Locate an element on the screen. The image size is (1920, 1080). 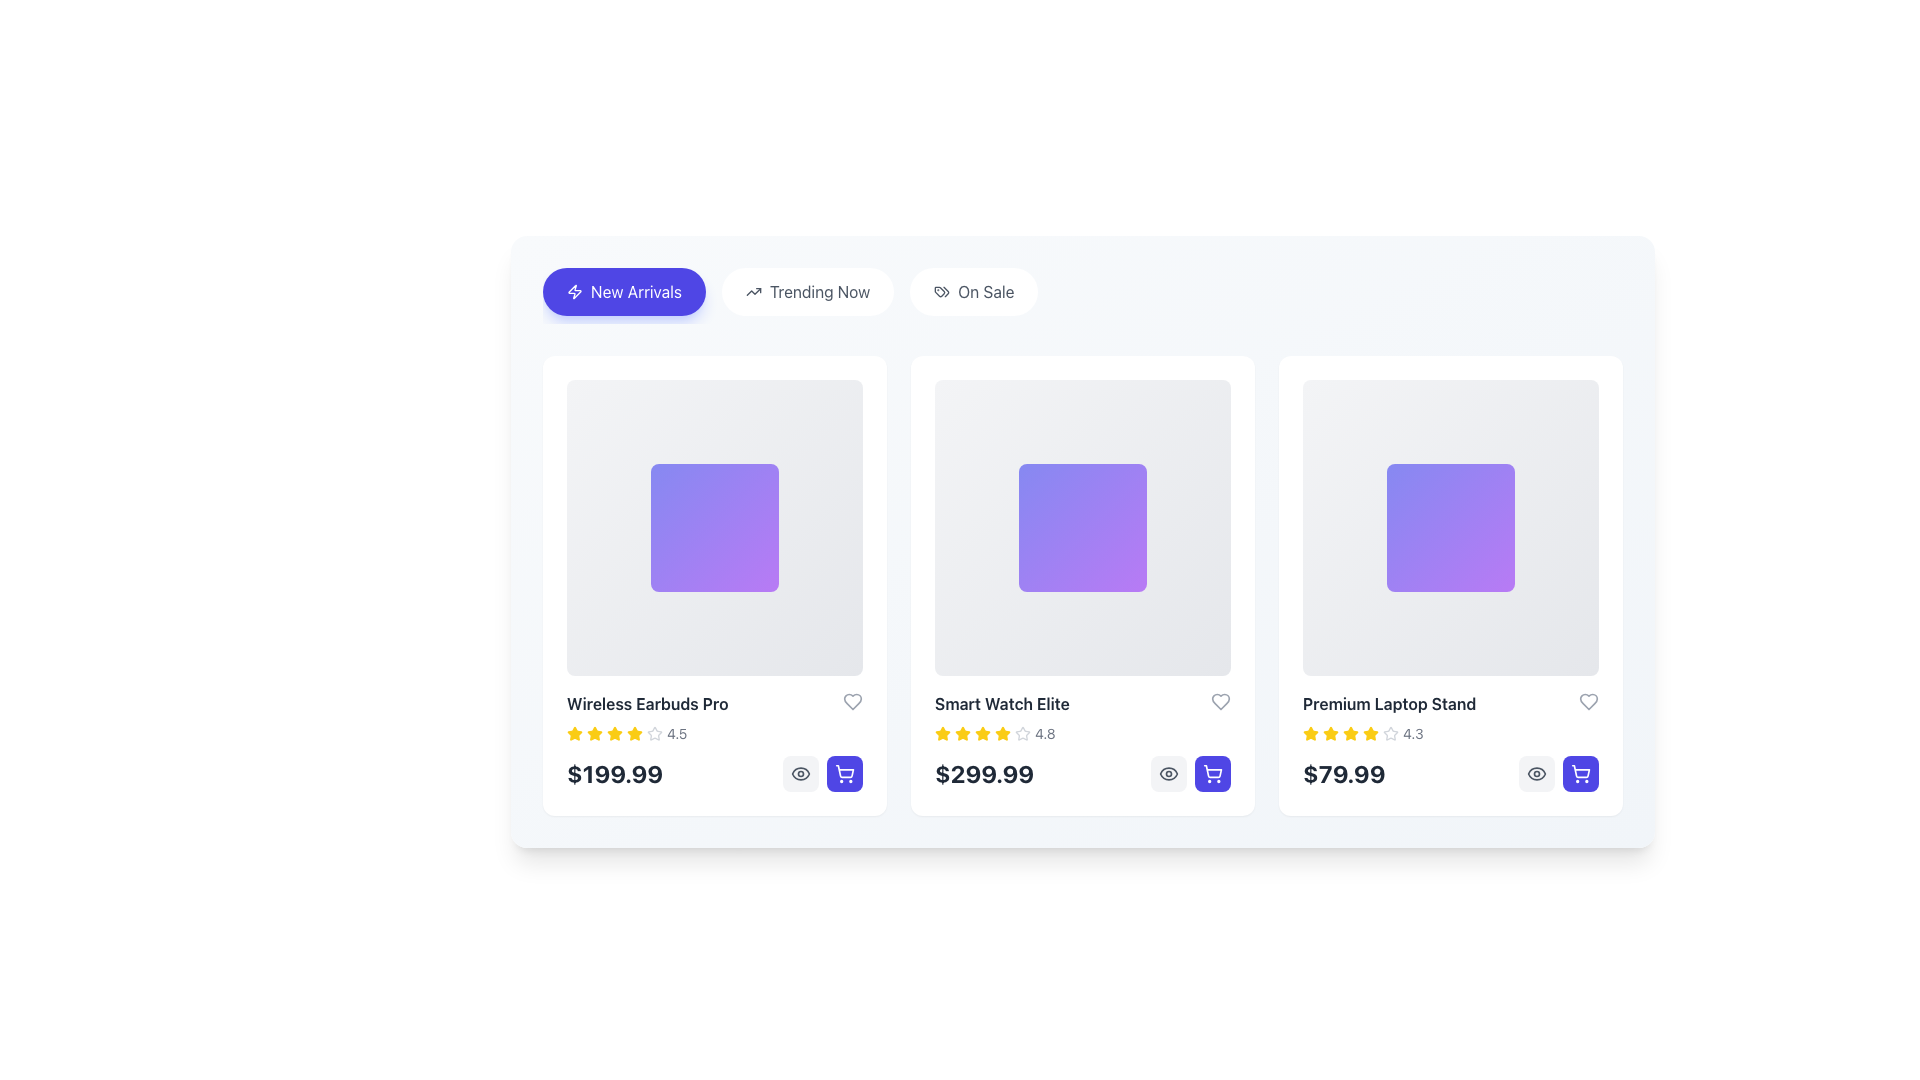
price information displayed in bold typography as '$79.99' located at the bottom-left corner of the product card for 'Premium Laptop Stand' is located at coordinates (1344, 773).